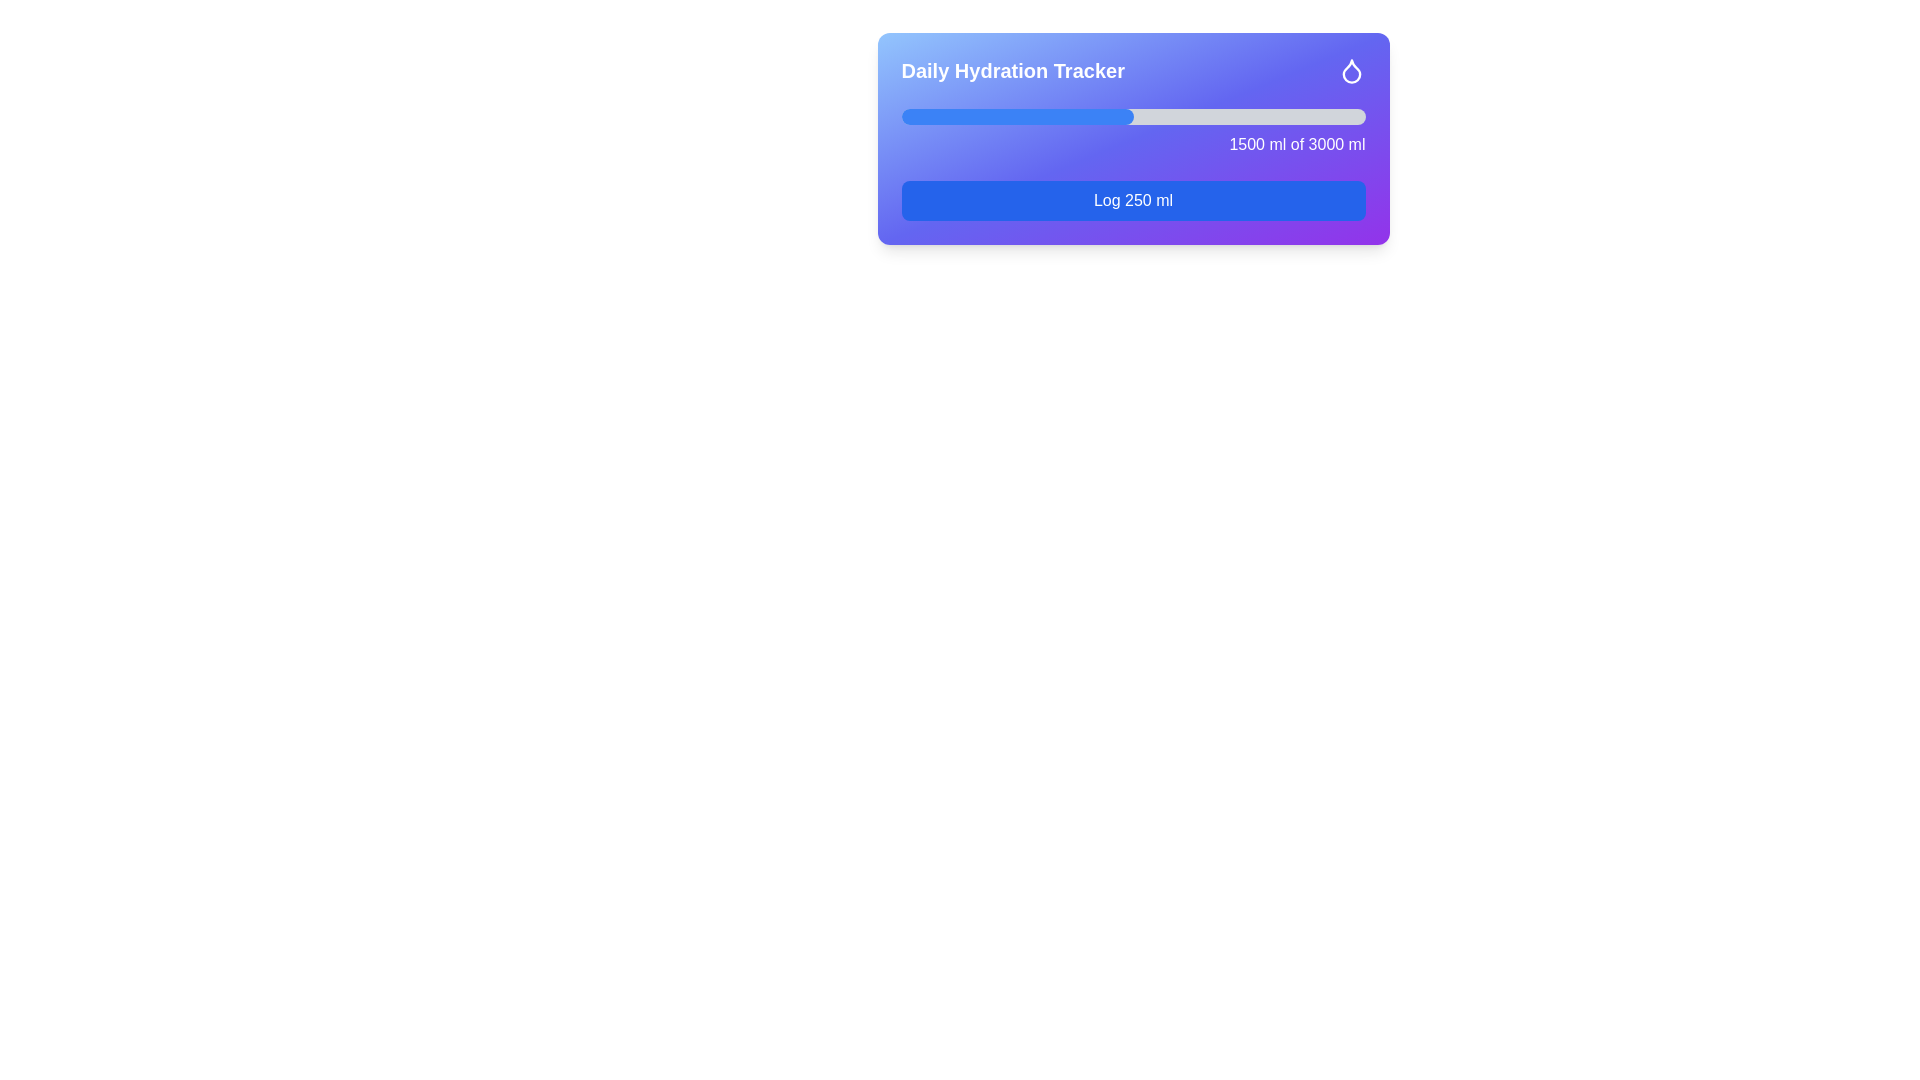  I want to click on the horizontal progress bar within the hydration tracker interface, which is represented by a gray background and a blue bar that fills halfway, positioned below the title 'Daily Hydration Tracker' and above the text segment displaying '1500 ml of 3000 ml', so click(1133, 116).